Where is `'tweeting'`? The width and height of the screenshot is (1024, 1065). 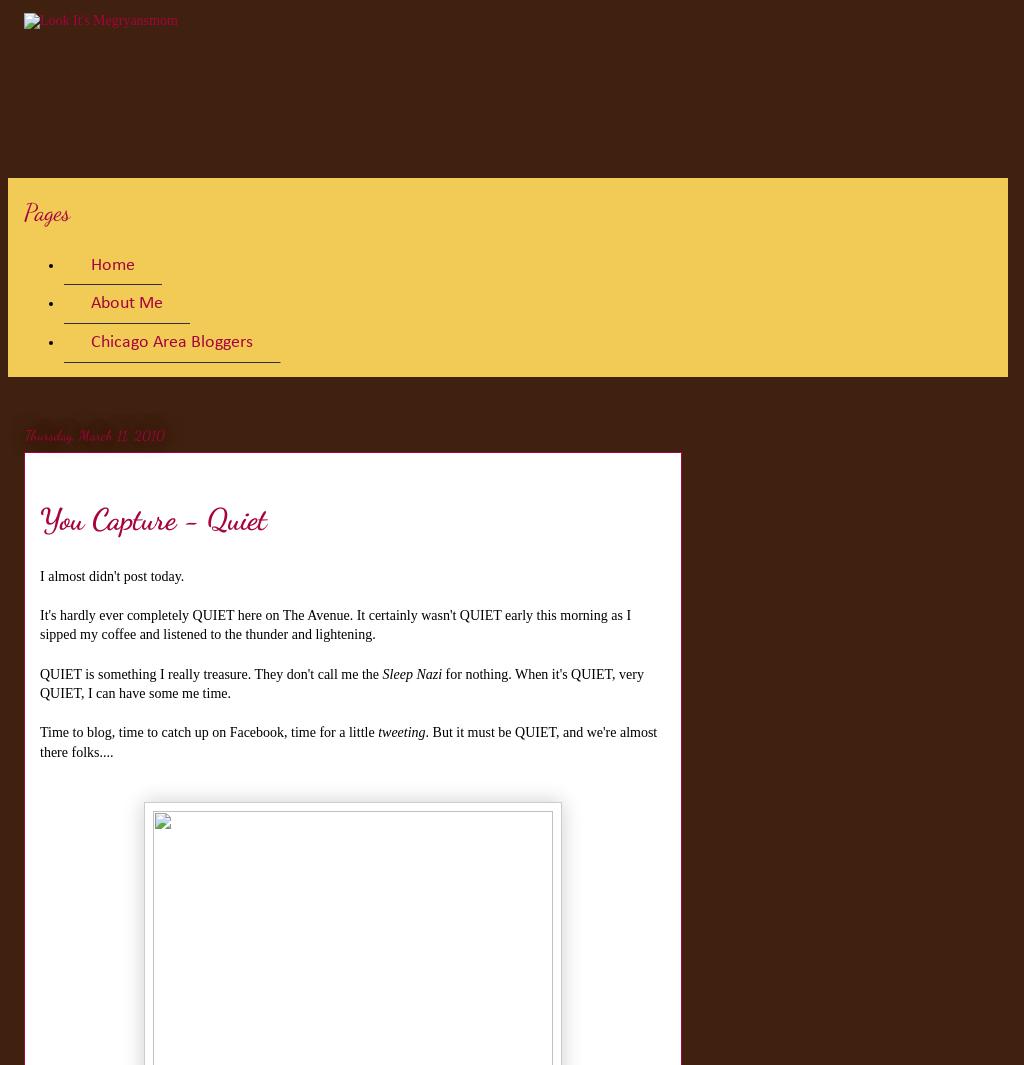 'tweeting' is located at coordinates (400, 732).